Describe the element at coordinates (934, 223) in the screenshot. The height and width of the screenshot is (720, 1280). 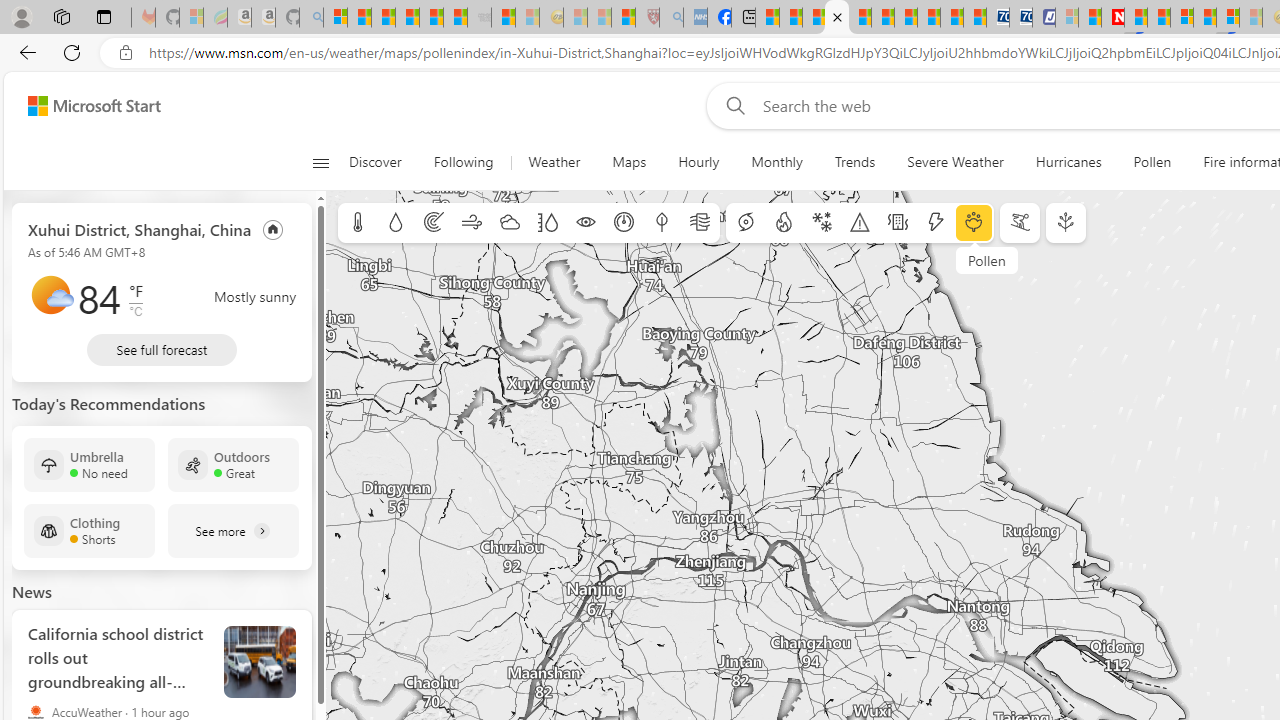
I see `'Lightning'` at that location.